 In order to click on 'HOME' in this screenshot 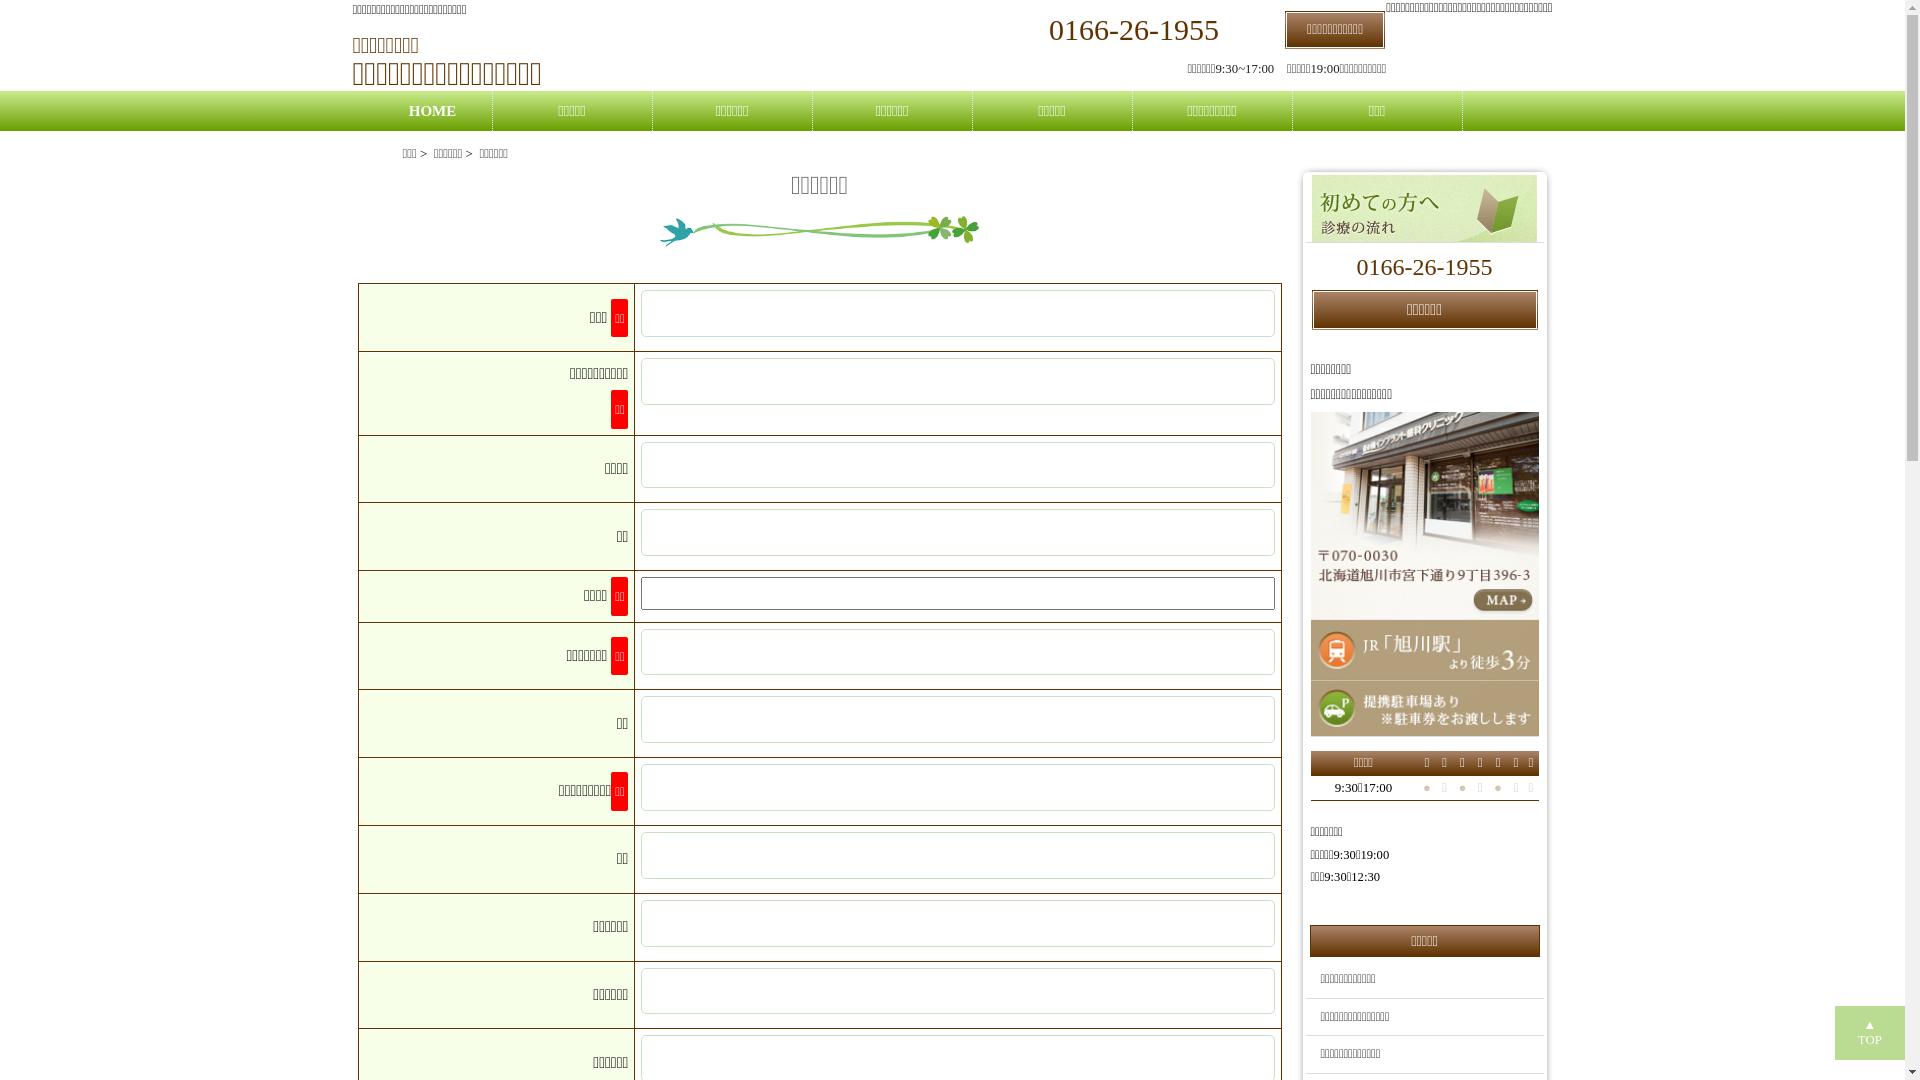, I will do `click(431, 111)`.